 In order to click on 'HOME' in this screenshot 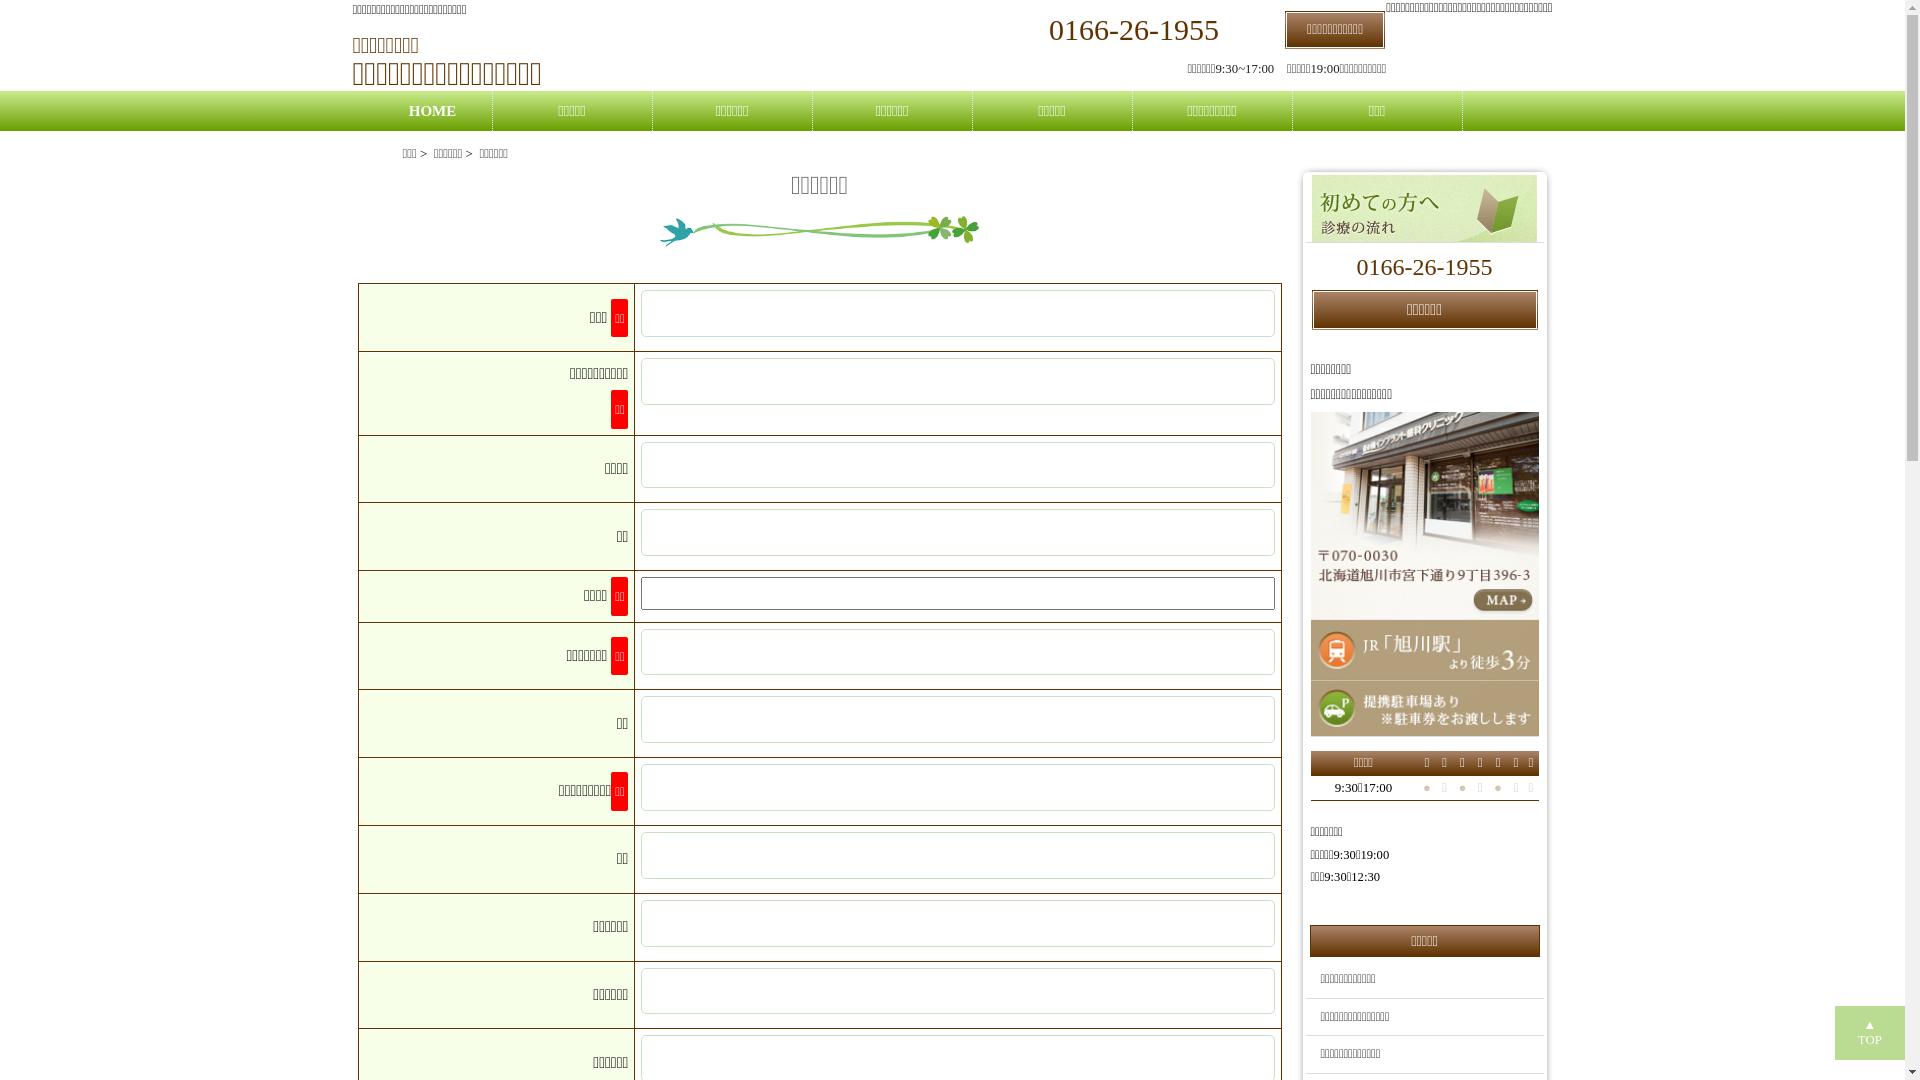, I will do `click(431, 111)`.